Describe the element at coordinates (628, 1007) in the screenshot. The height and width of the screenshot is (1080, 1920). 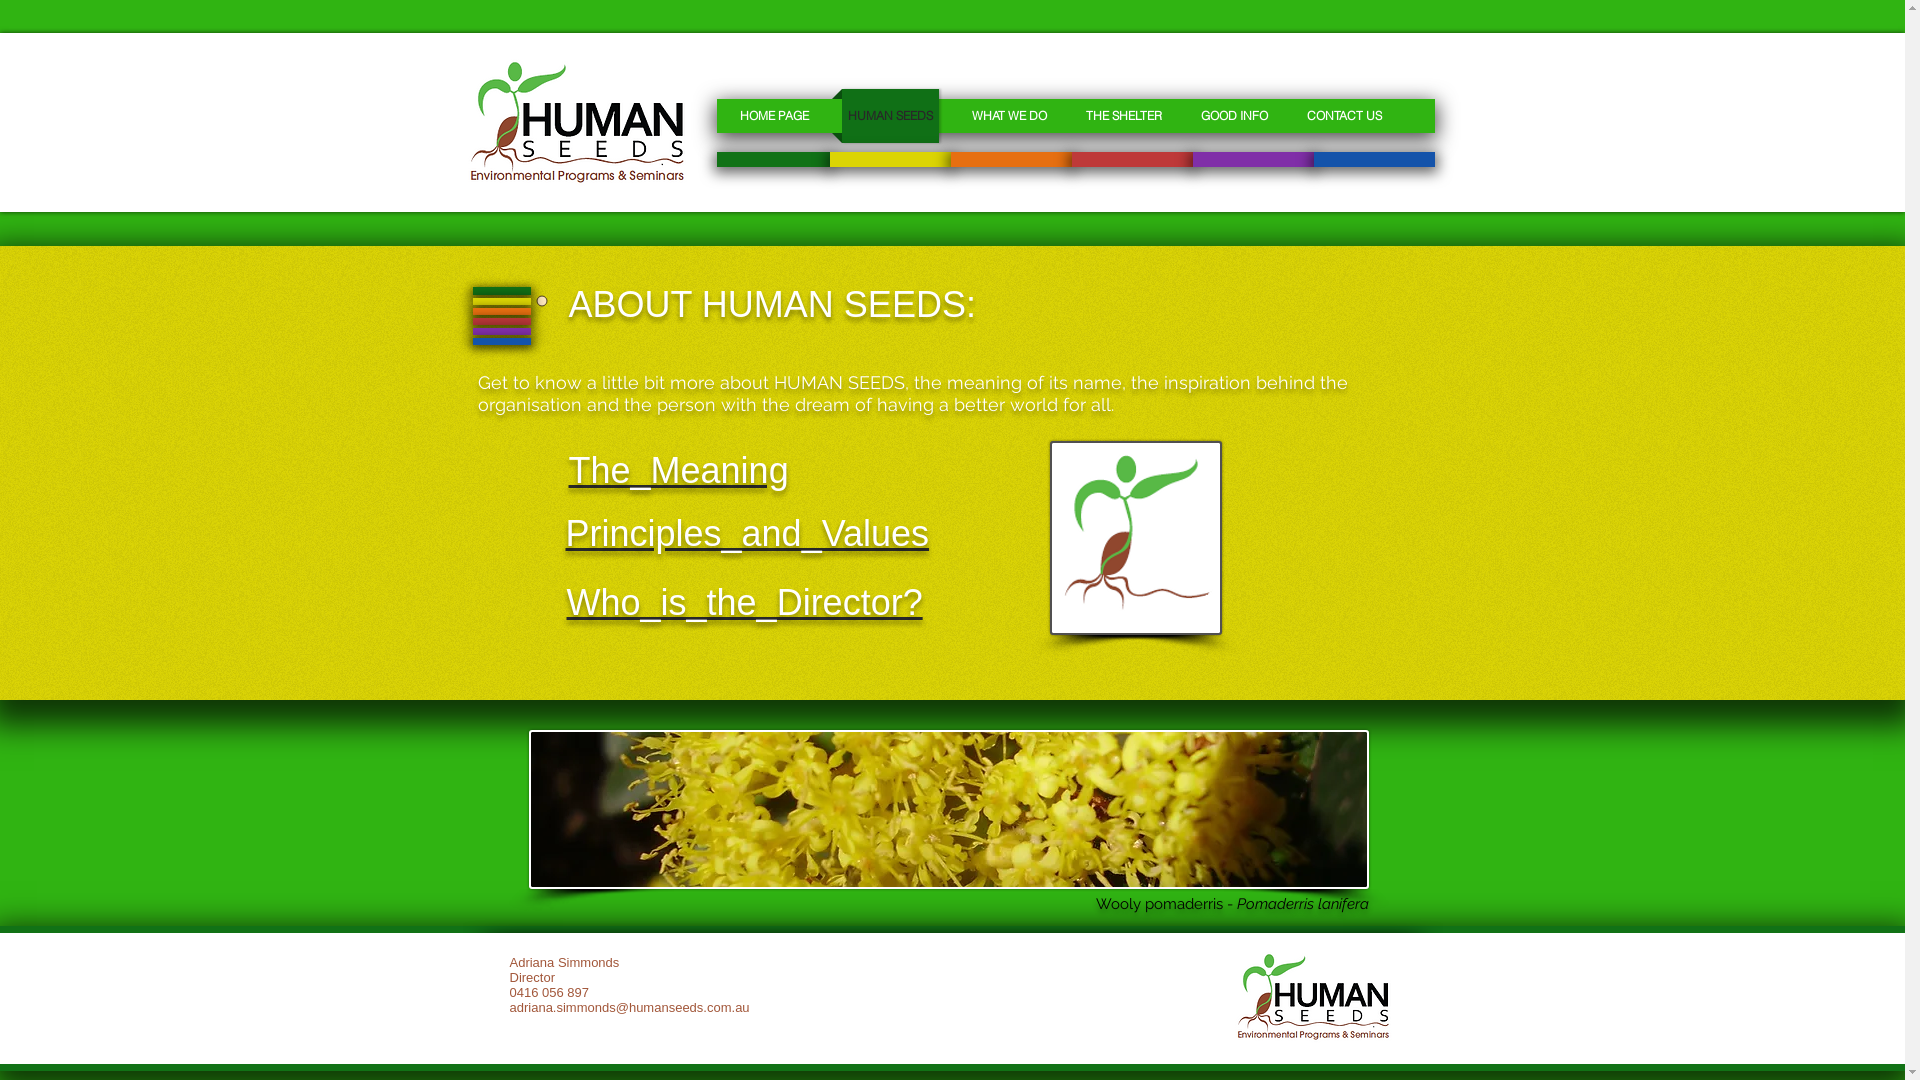
I see `'adriana.simmonds@humanseeds.com.au'` at that location.